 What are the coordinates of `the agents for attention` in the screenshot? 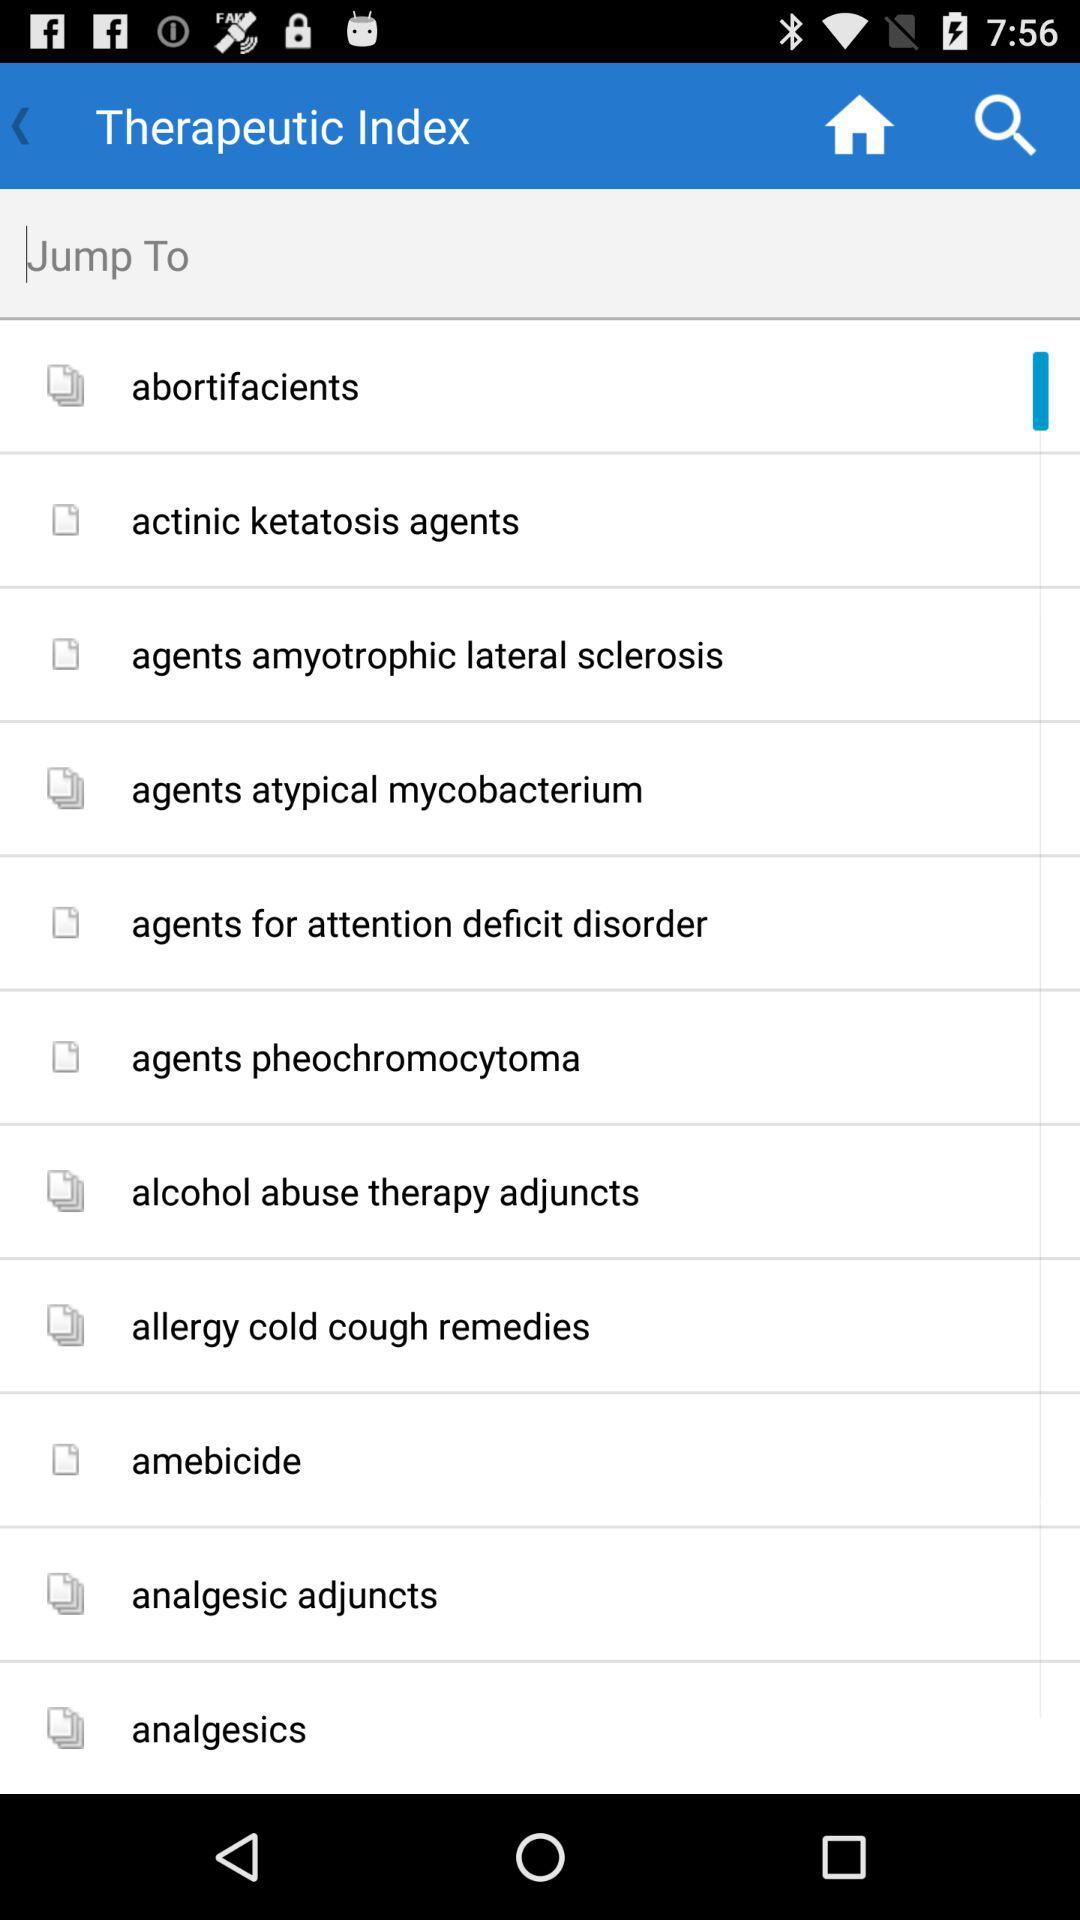 It's located at (597, 921).